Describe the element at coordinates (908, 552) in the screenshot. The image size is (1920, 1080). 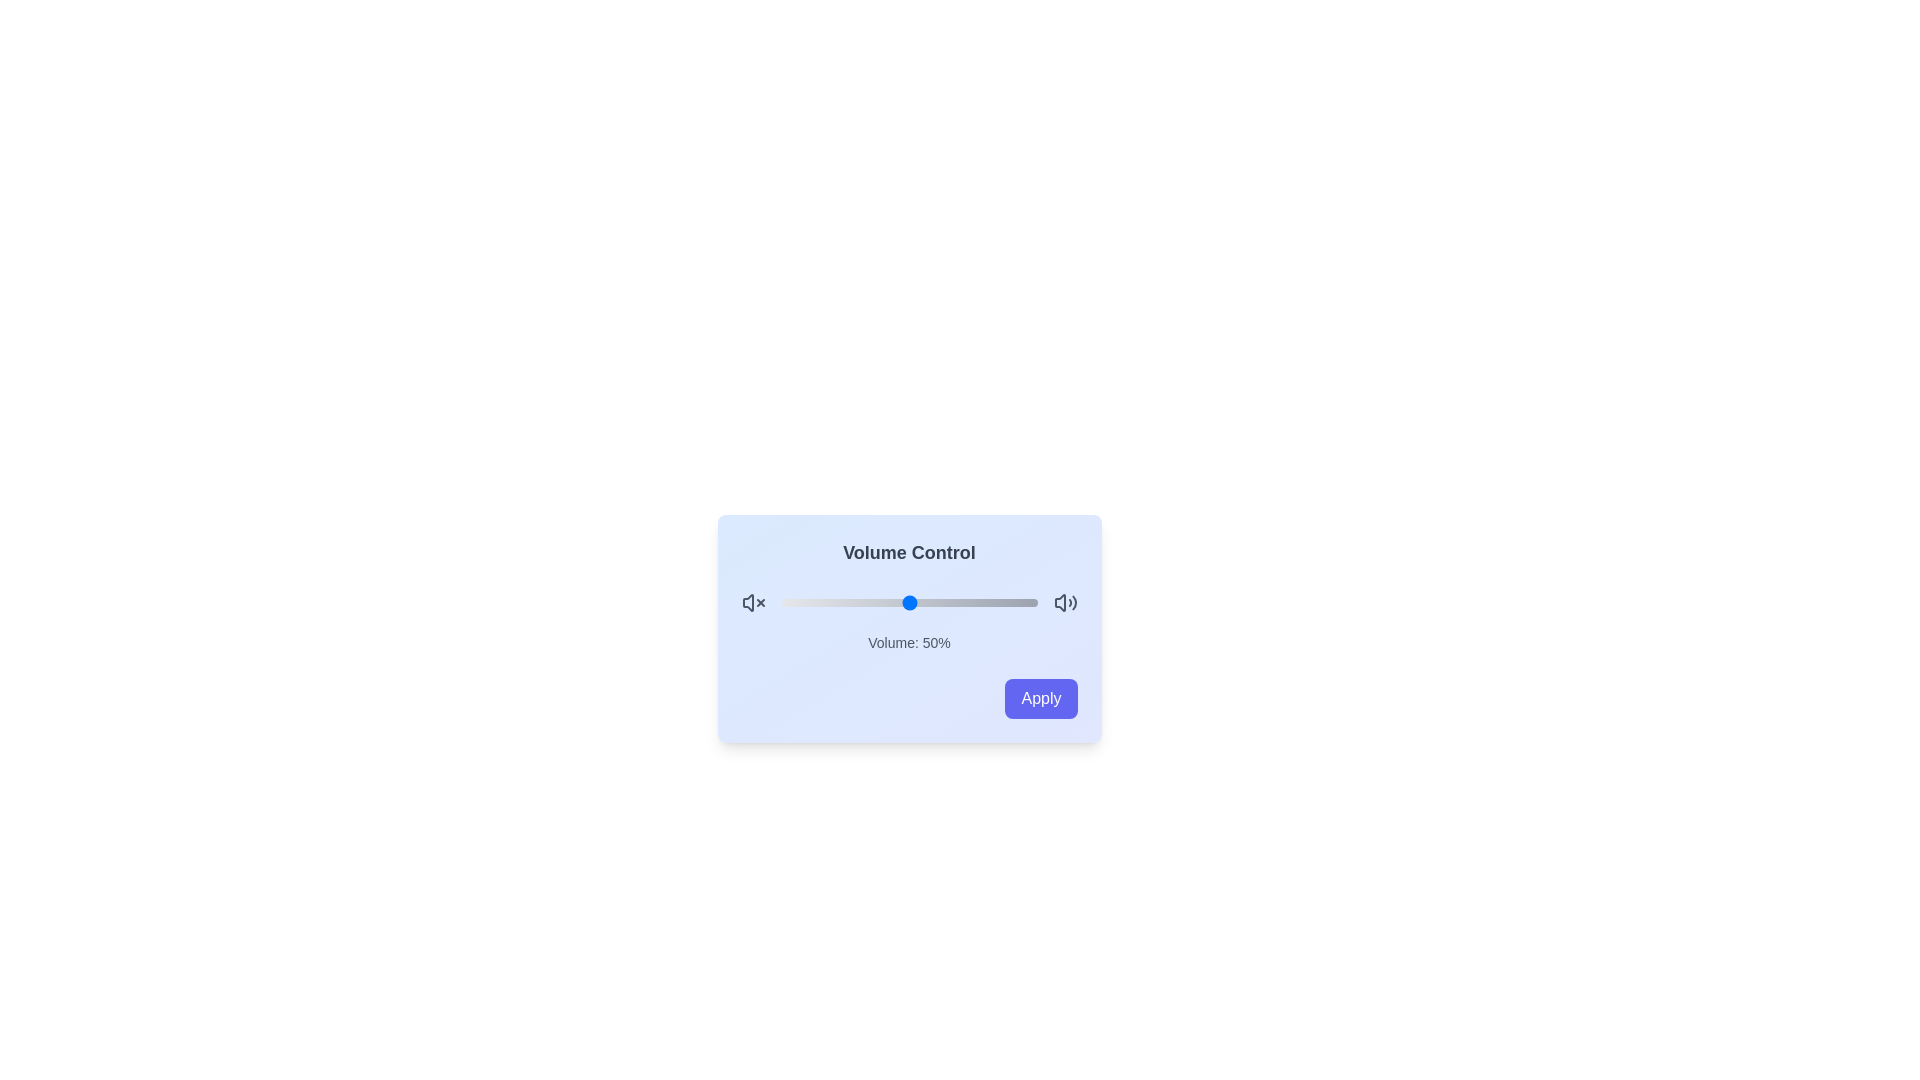
I see `the 'Volume Control' text title` at that location.